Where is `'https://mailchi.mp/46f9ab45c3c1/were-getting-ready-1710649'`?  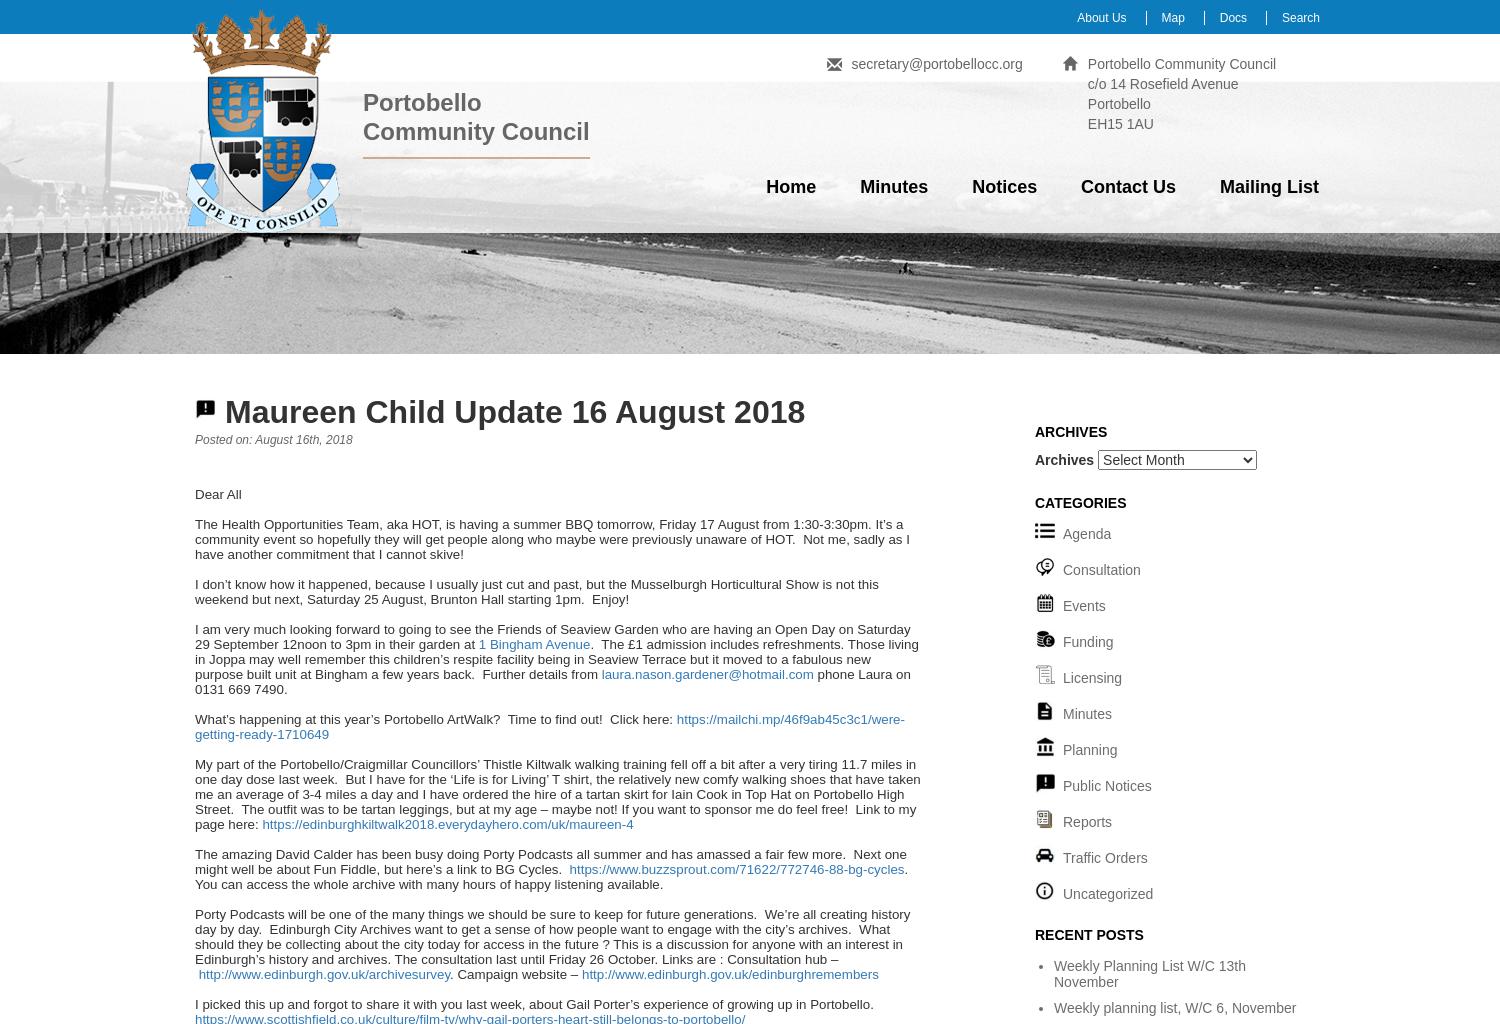 'https://mailchi.mp/46f9ab45c3c1/were-getting-ready-1710649' is located at coordinates (549, 726).